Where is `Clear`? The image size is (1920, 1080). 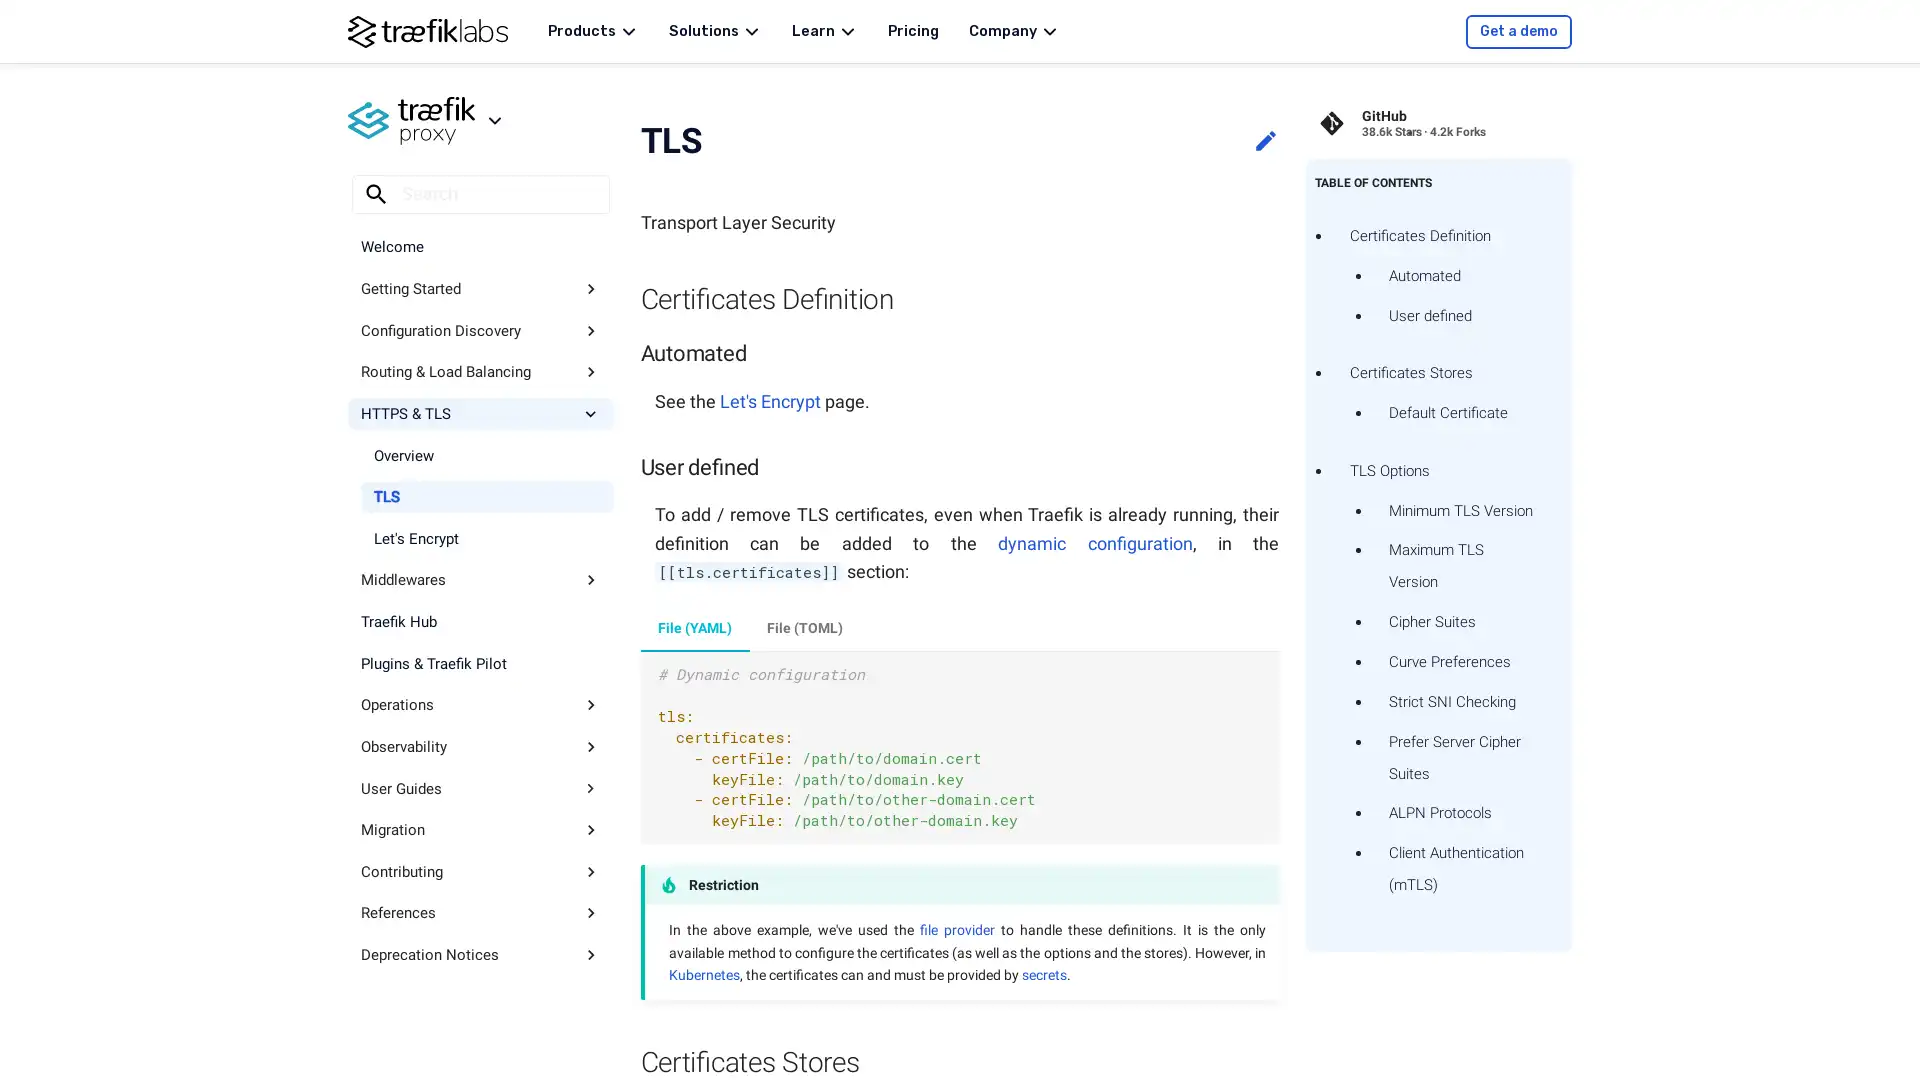 Clear is located at coordinates (1063, 26).